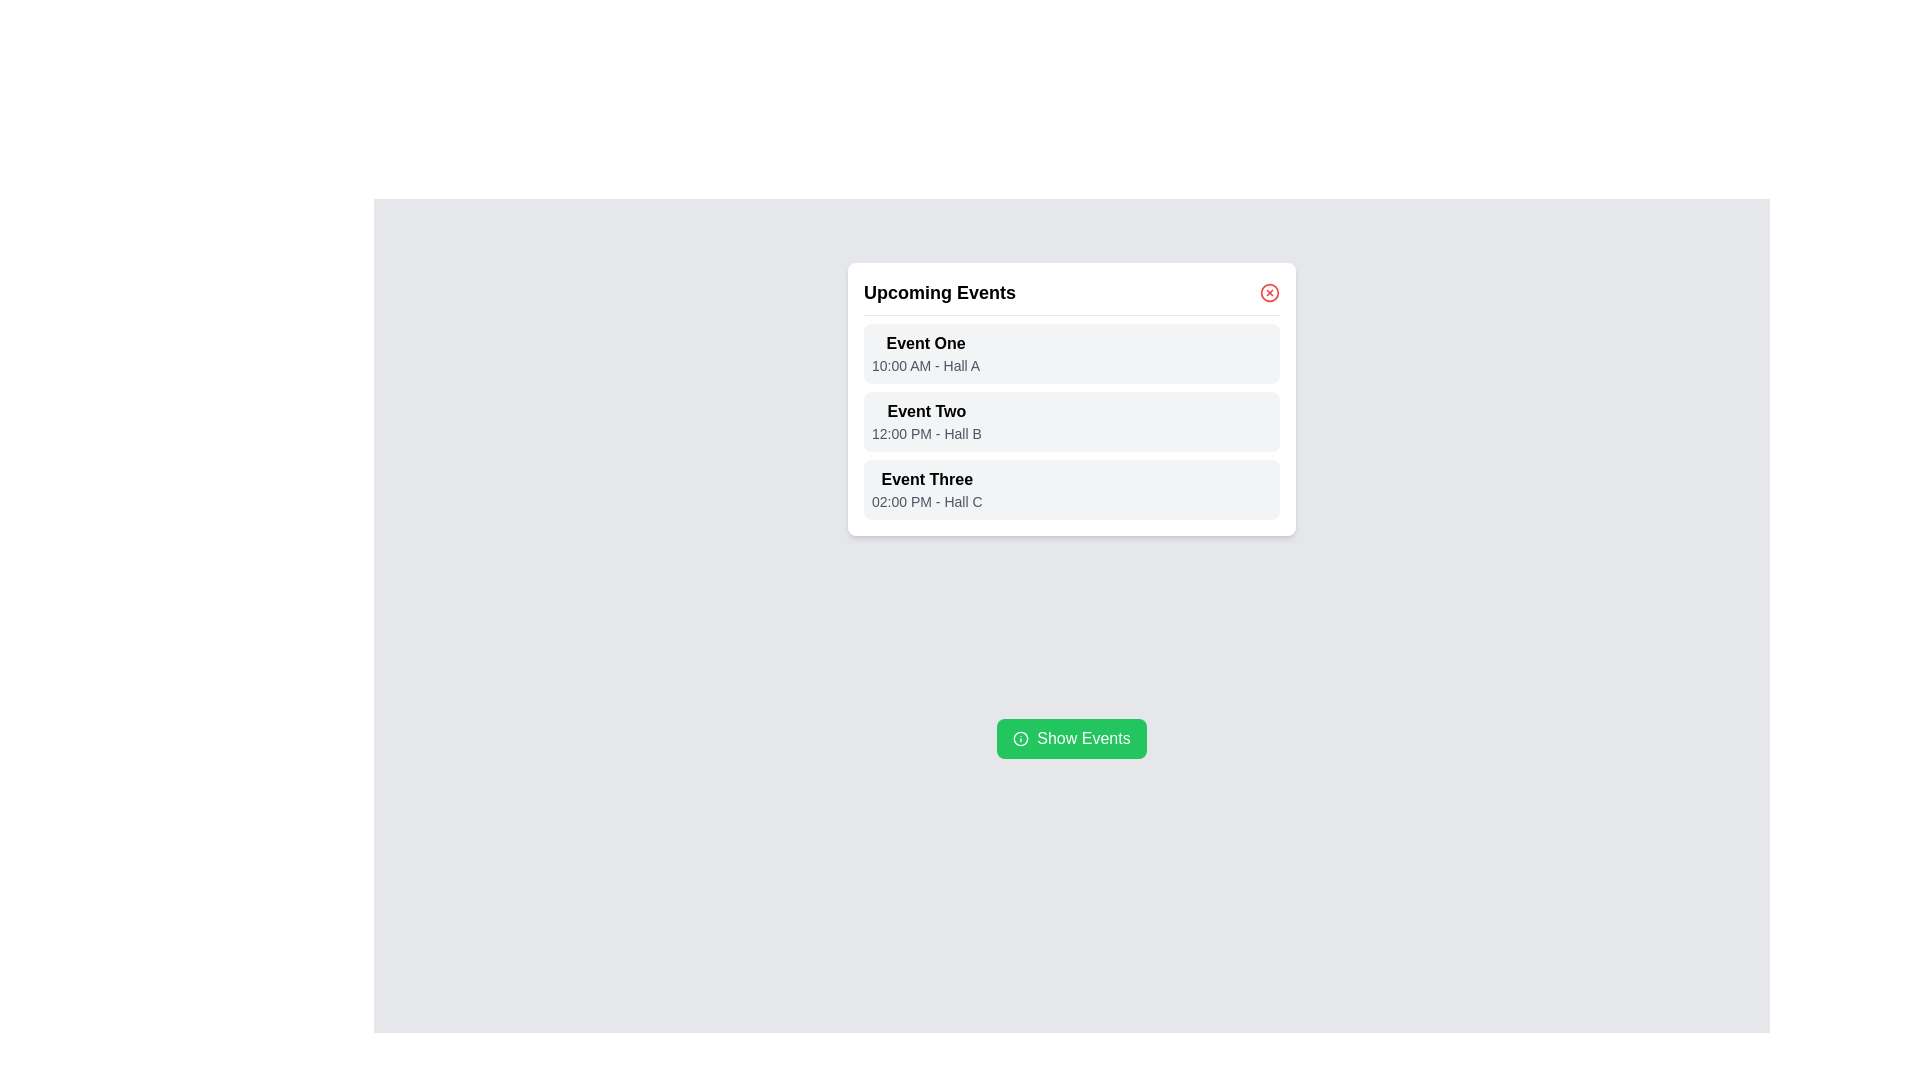 The width and height of the screenshot is (1920, 1080). What do you see at coordinates (925, 353) in the screenshot?
I see `event details from the Text Display showing 'Event One' and '10:00 AM - Hall A', which is the first item in the 'Upcoming Events' section` at bounding box center [925, 353].